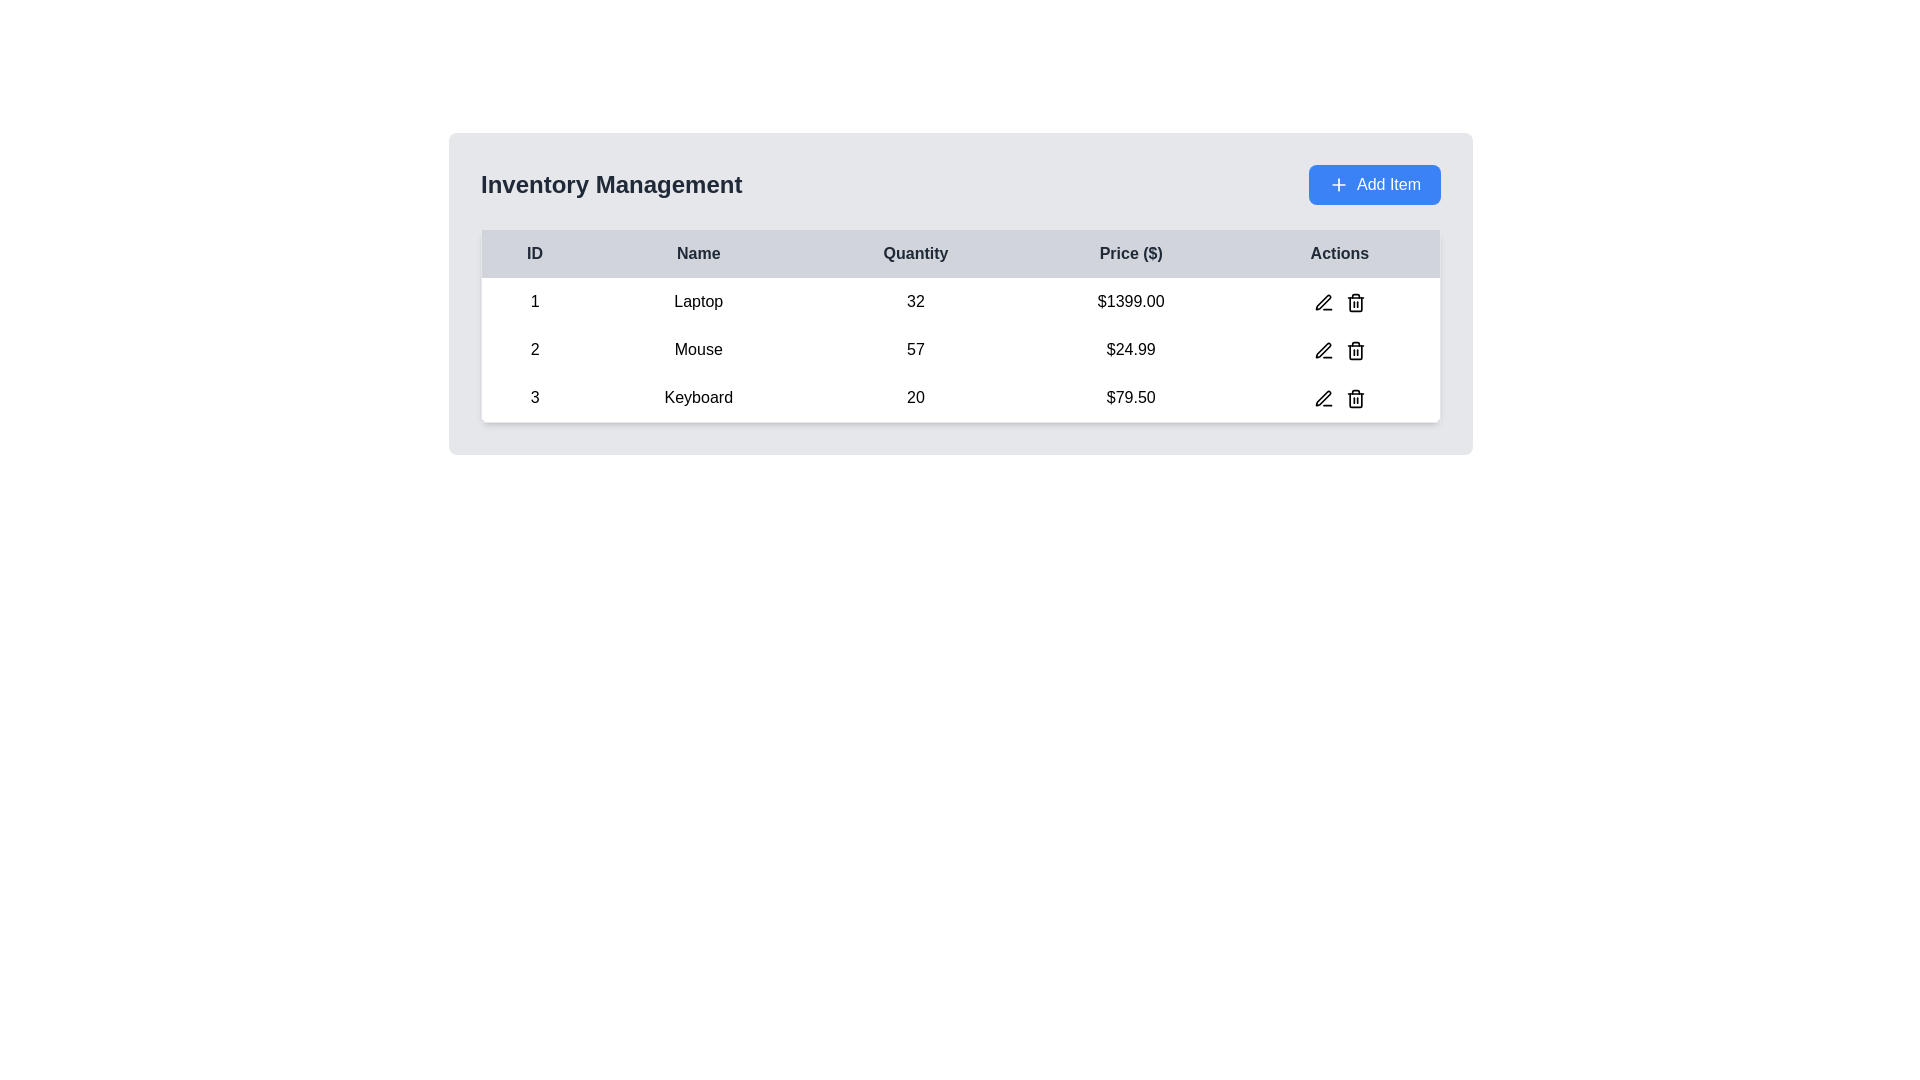  What do you see at coordinates (698, 398) in the screenshot?
I see `the static text label displaying 'Keyboard' in the inventory management system, located in the second column of the third row of the table` at bounding box center [698, 398].